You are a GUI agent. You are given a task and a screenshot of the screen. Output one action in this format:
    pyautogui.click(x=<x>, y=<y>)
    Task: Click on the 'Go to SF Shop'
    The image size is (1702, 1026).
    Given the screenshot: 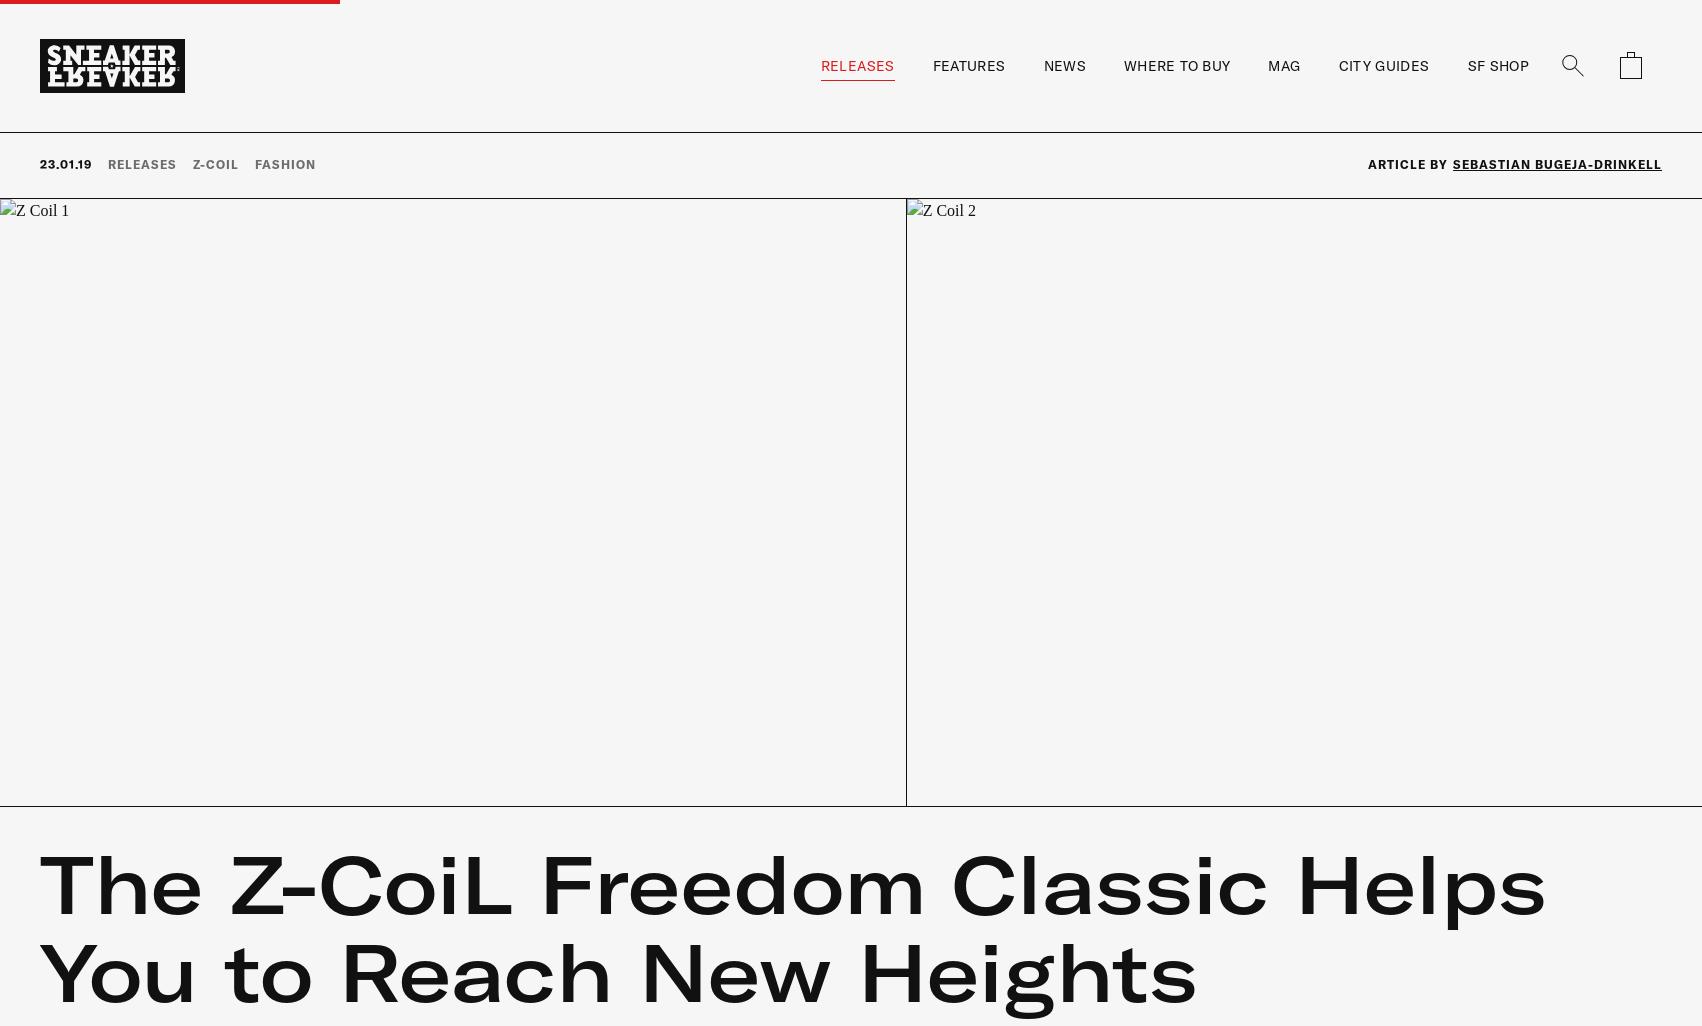 What is the action you would take?
    pyautogui.click(x=1486, y=539)
    